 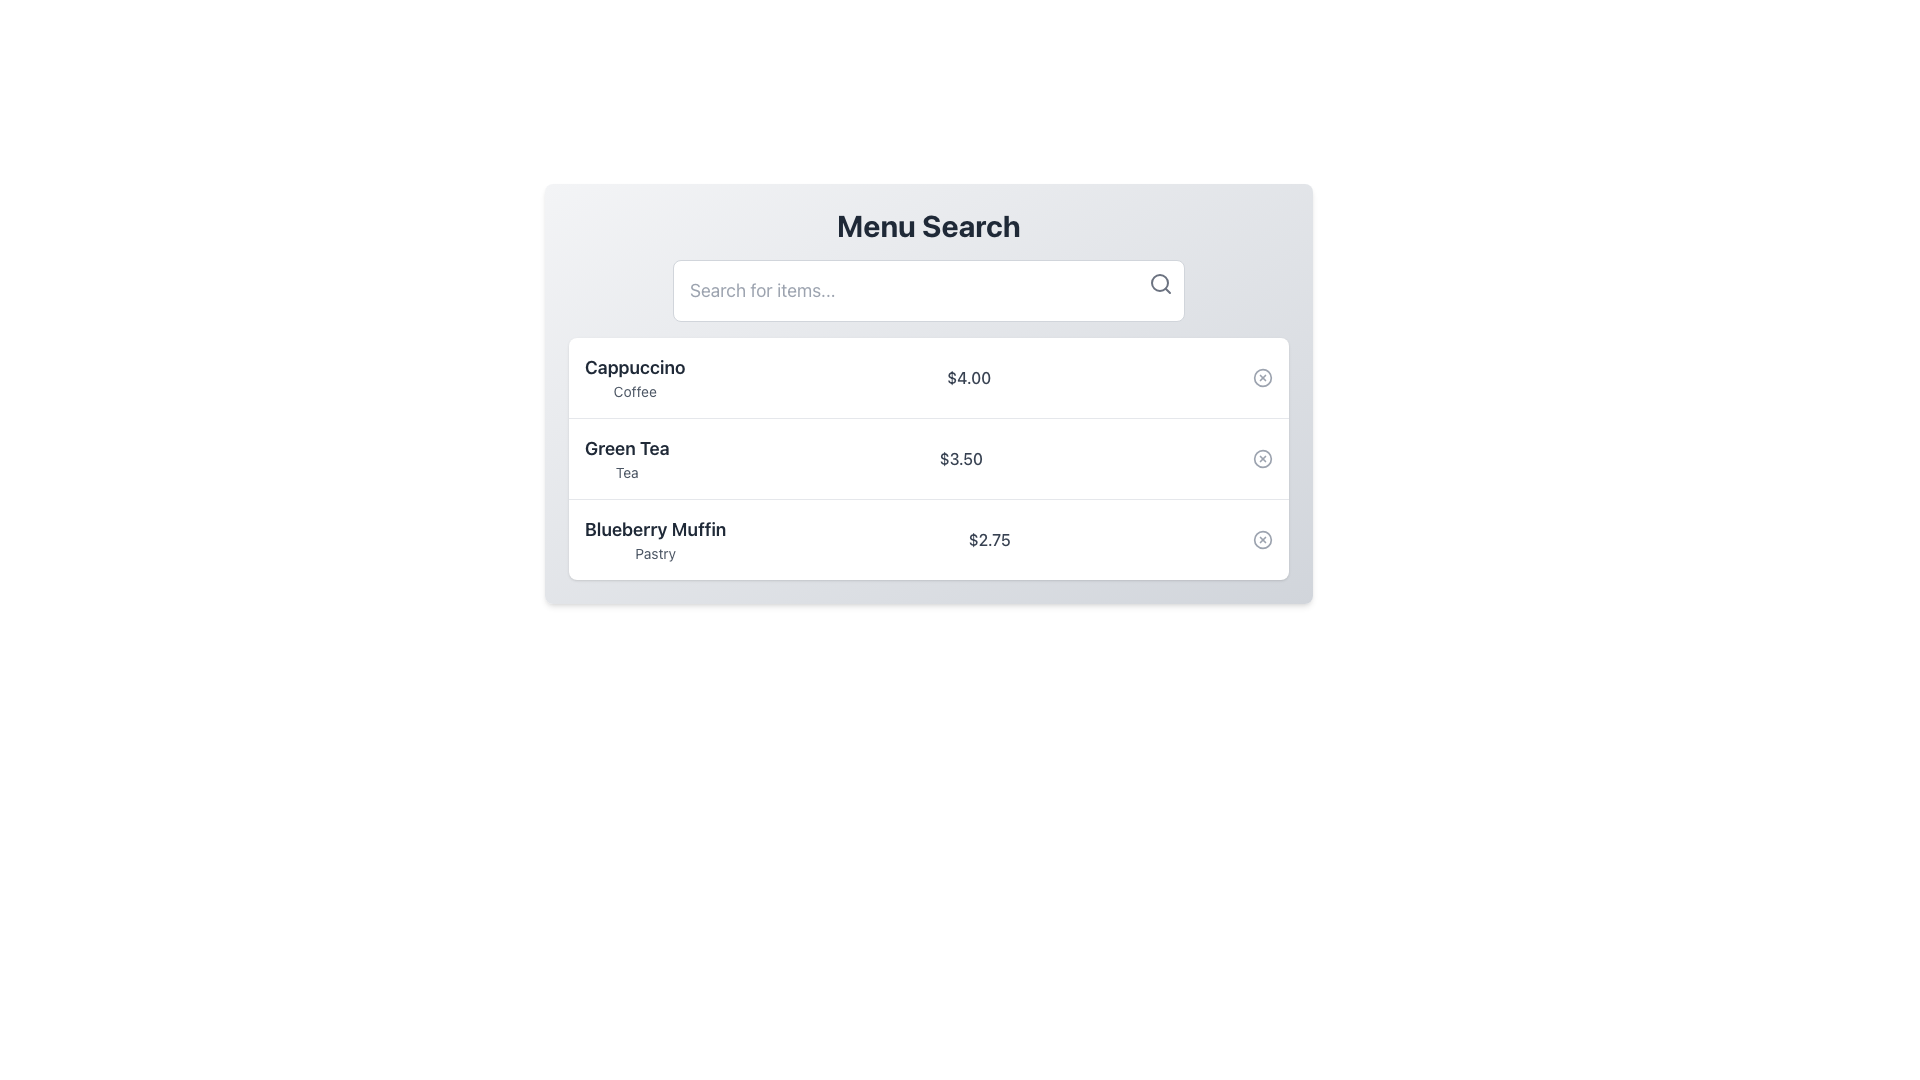 What do you see at coordinates (1161, 284) in the screenshot?
I see `the search button located at the top-right corner of the search bar` at bounding box center [1161, 284].